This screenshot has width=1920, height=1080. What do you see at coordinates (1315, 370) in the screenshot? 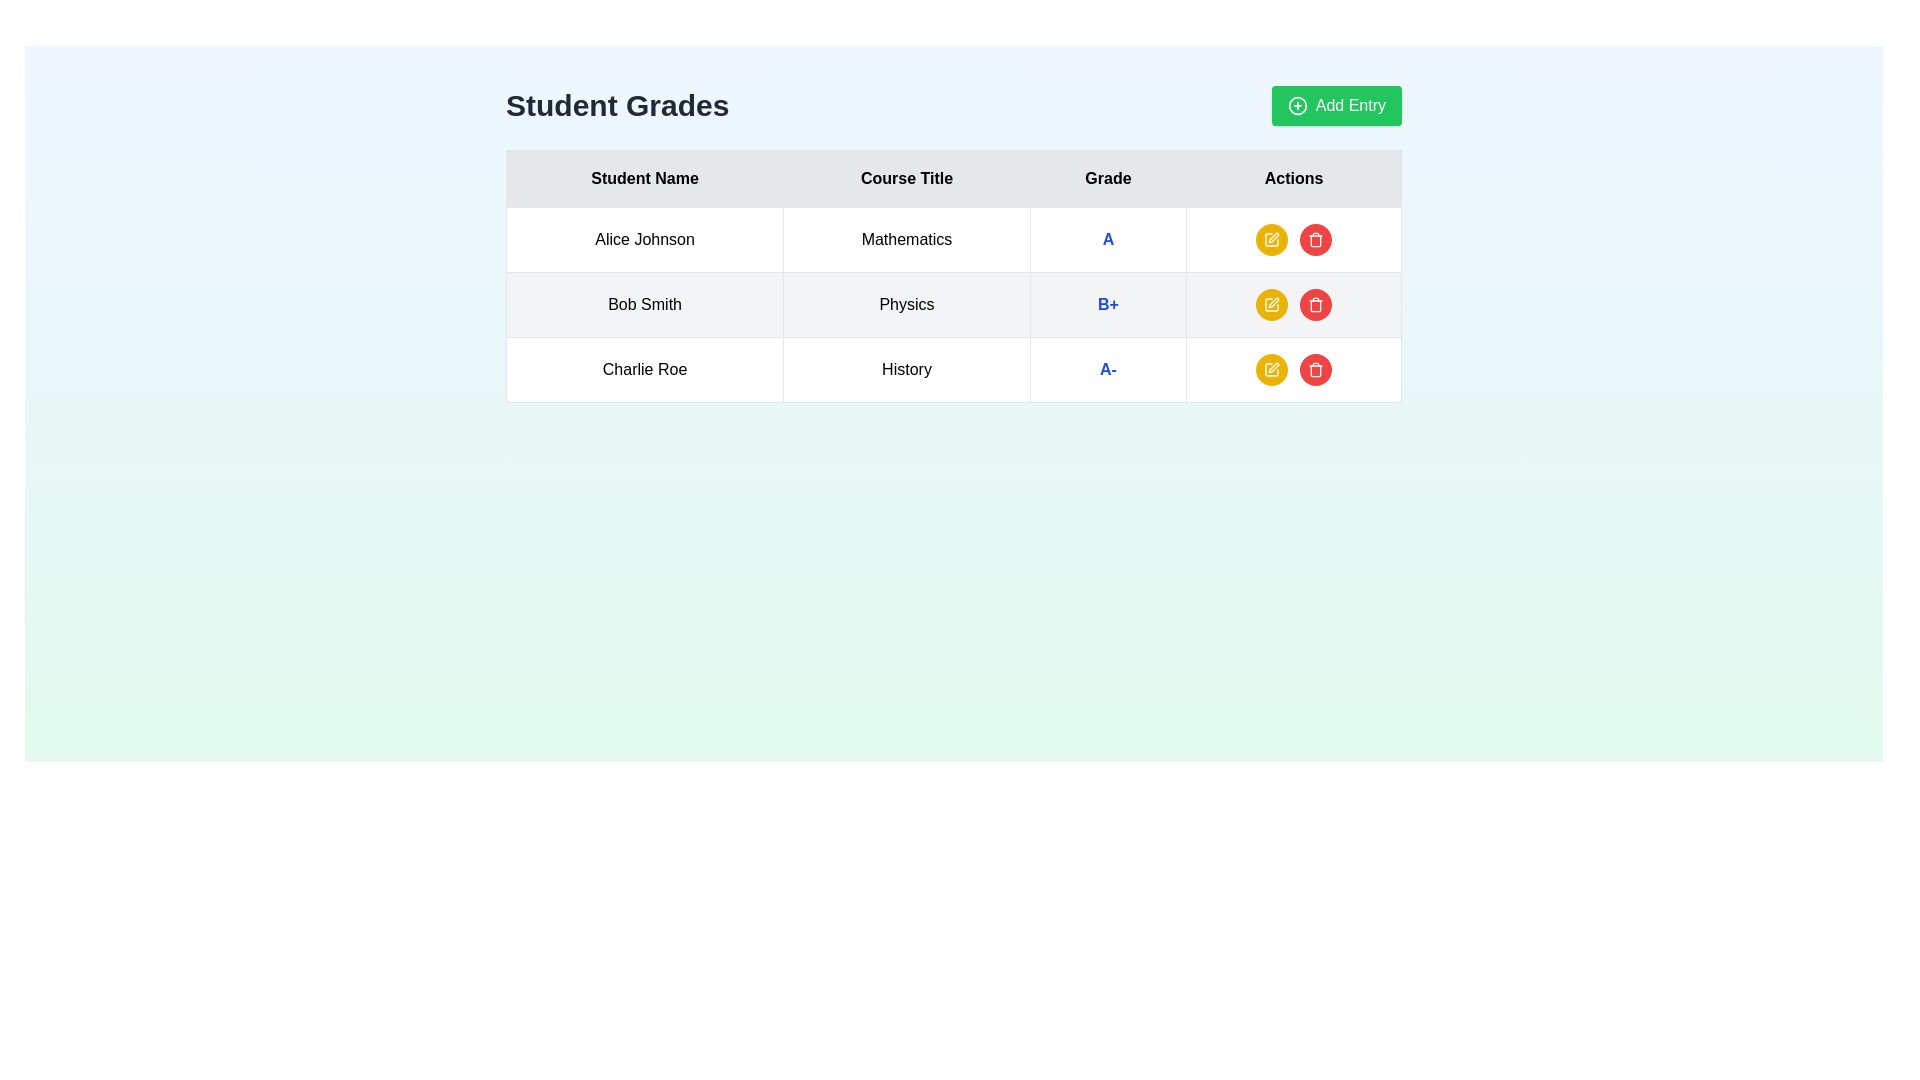
I see `the trash can icon button with a red circular background located in the 'Actions' column of the table, specifically for the entry of 'Charlie Roe' under 'History', to initiate deletion` at bounding box center [1315, 370].